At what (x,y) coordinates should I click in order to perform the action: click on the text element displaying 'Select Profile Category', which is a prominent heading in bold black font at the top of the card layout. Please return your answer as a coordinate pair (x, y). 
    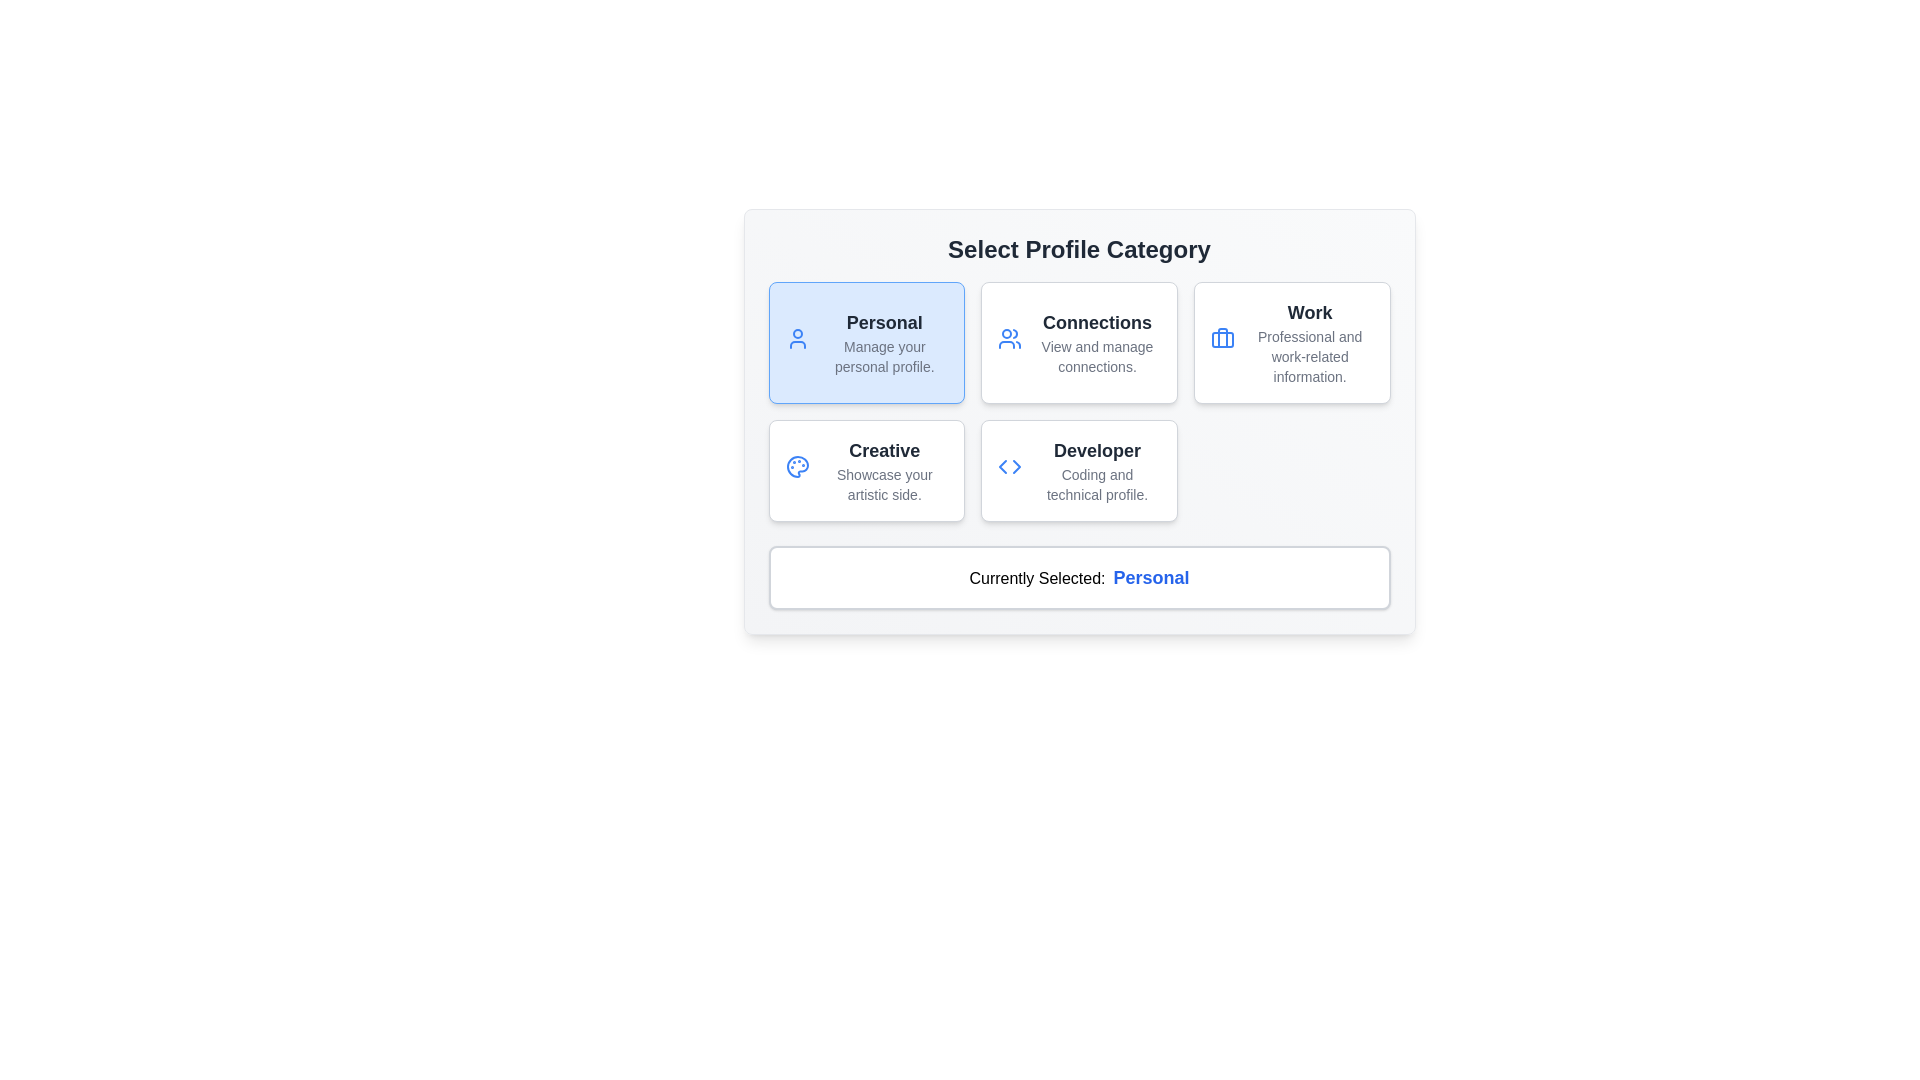
    Looking at the image, I should click on (1078, 249).